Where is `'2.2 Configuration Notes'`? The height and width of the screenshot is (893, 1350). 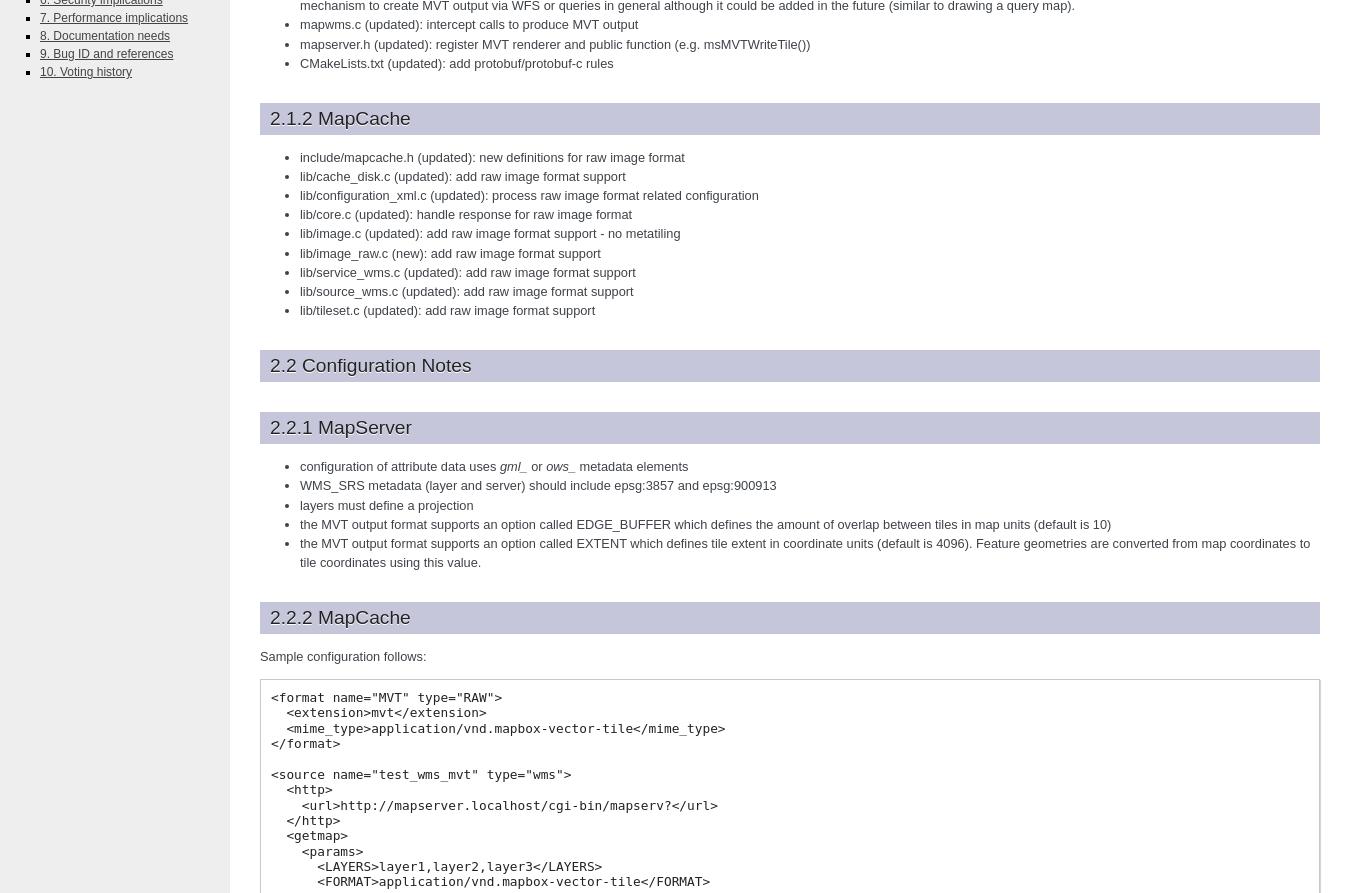
'2.2 Configuration Notes' is located at coordinates (370, 365).